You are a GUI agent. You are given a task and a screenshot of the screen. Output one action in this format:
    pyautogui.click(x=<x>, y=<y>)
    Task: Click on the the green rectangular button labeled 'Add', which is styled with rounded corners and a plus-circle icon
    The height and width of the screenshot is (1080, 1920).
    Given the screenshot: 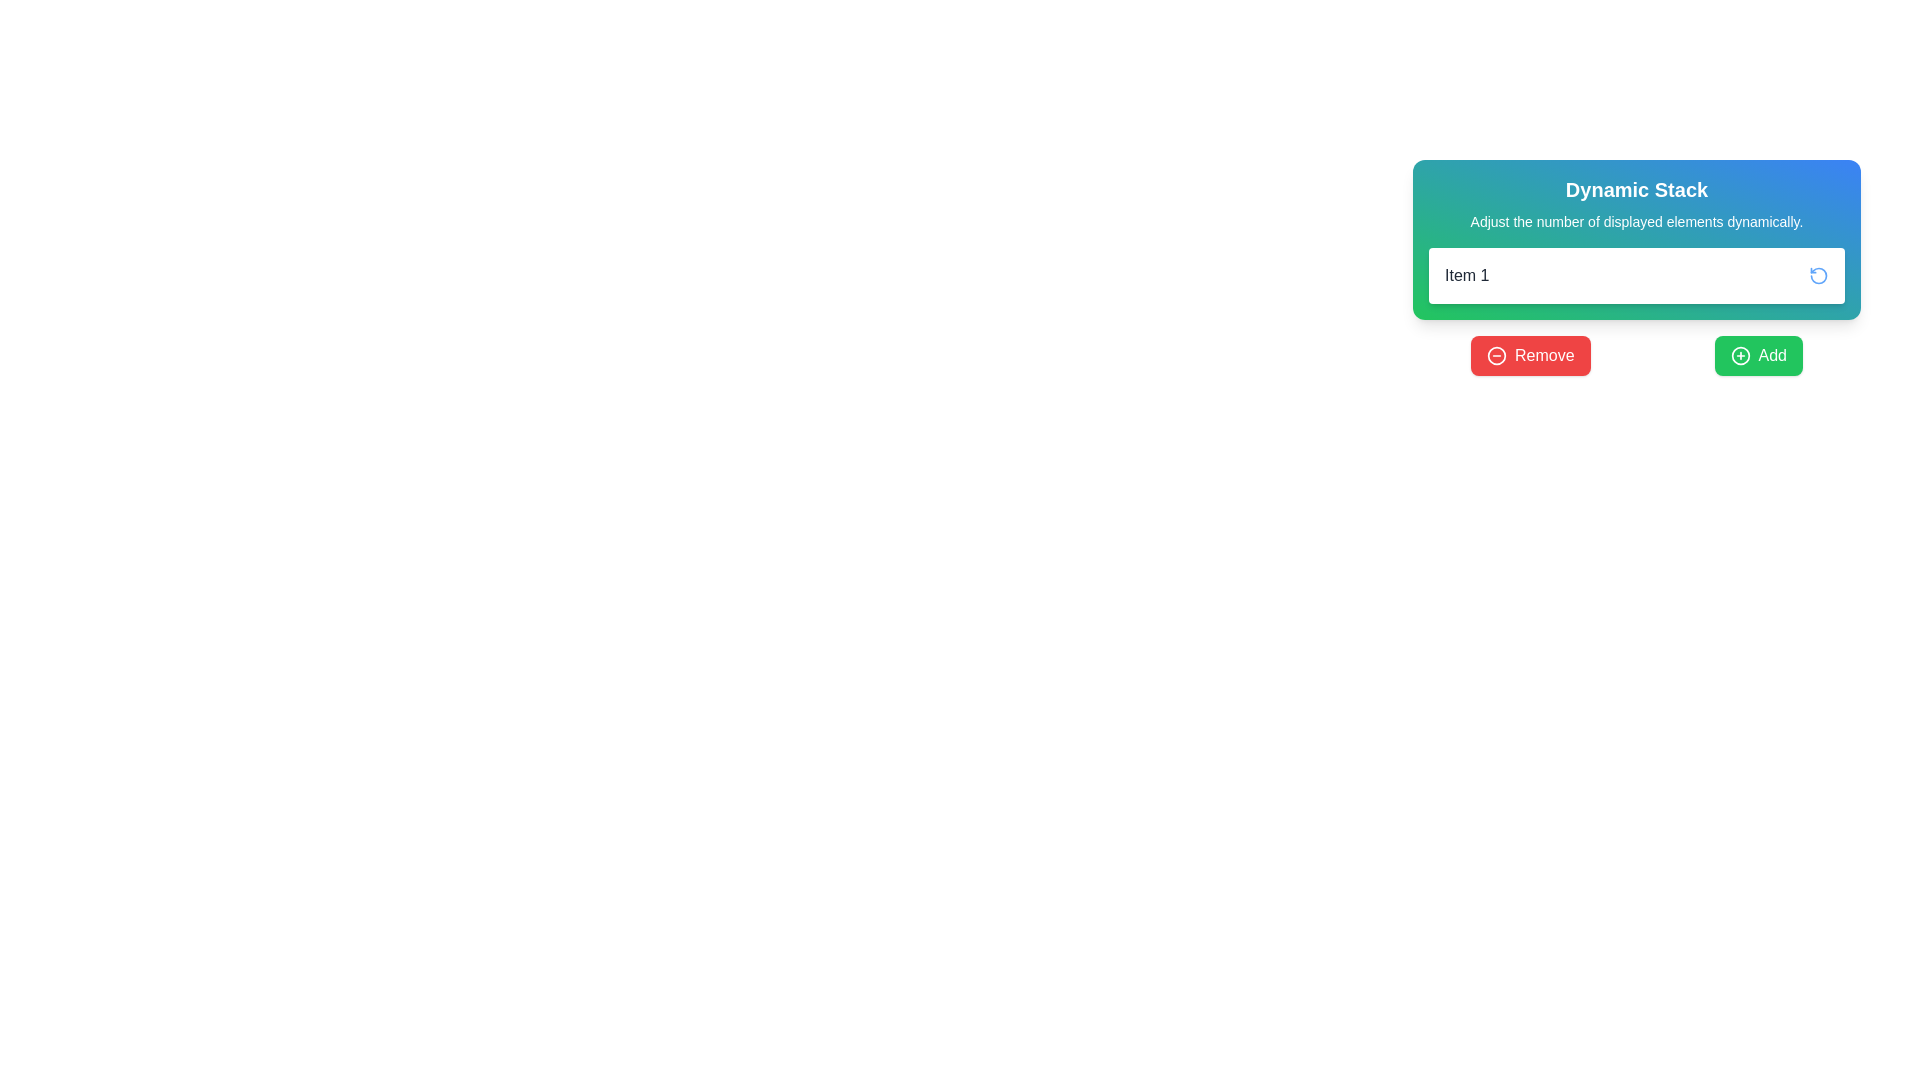 What is the action you would take?
    pyautogui.click(x=1756, y=354)
    